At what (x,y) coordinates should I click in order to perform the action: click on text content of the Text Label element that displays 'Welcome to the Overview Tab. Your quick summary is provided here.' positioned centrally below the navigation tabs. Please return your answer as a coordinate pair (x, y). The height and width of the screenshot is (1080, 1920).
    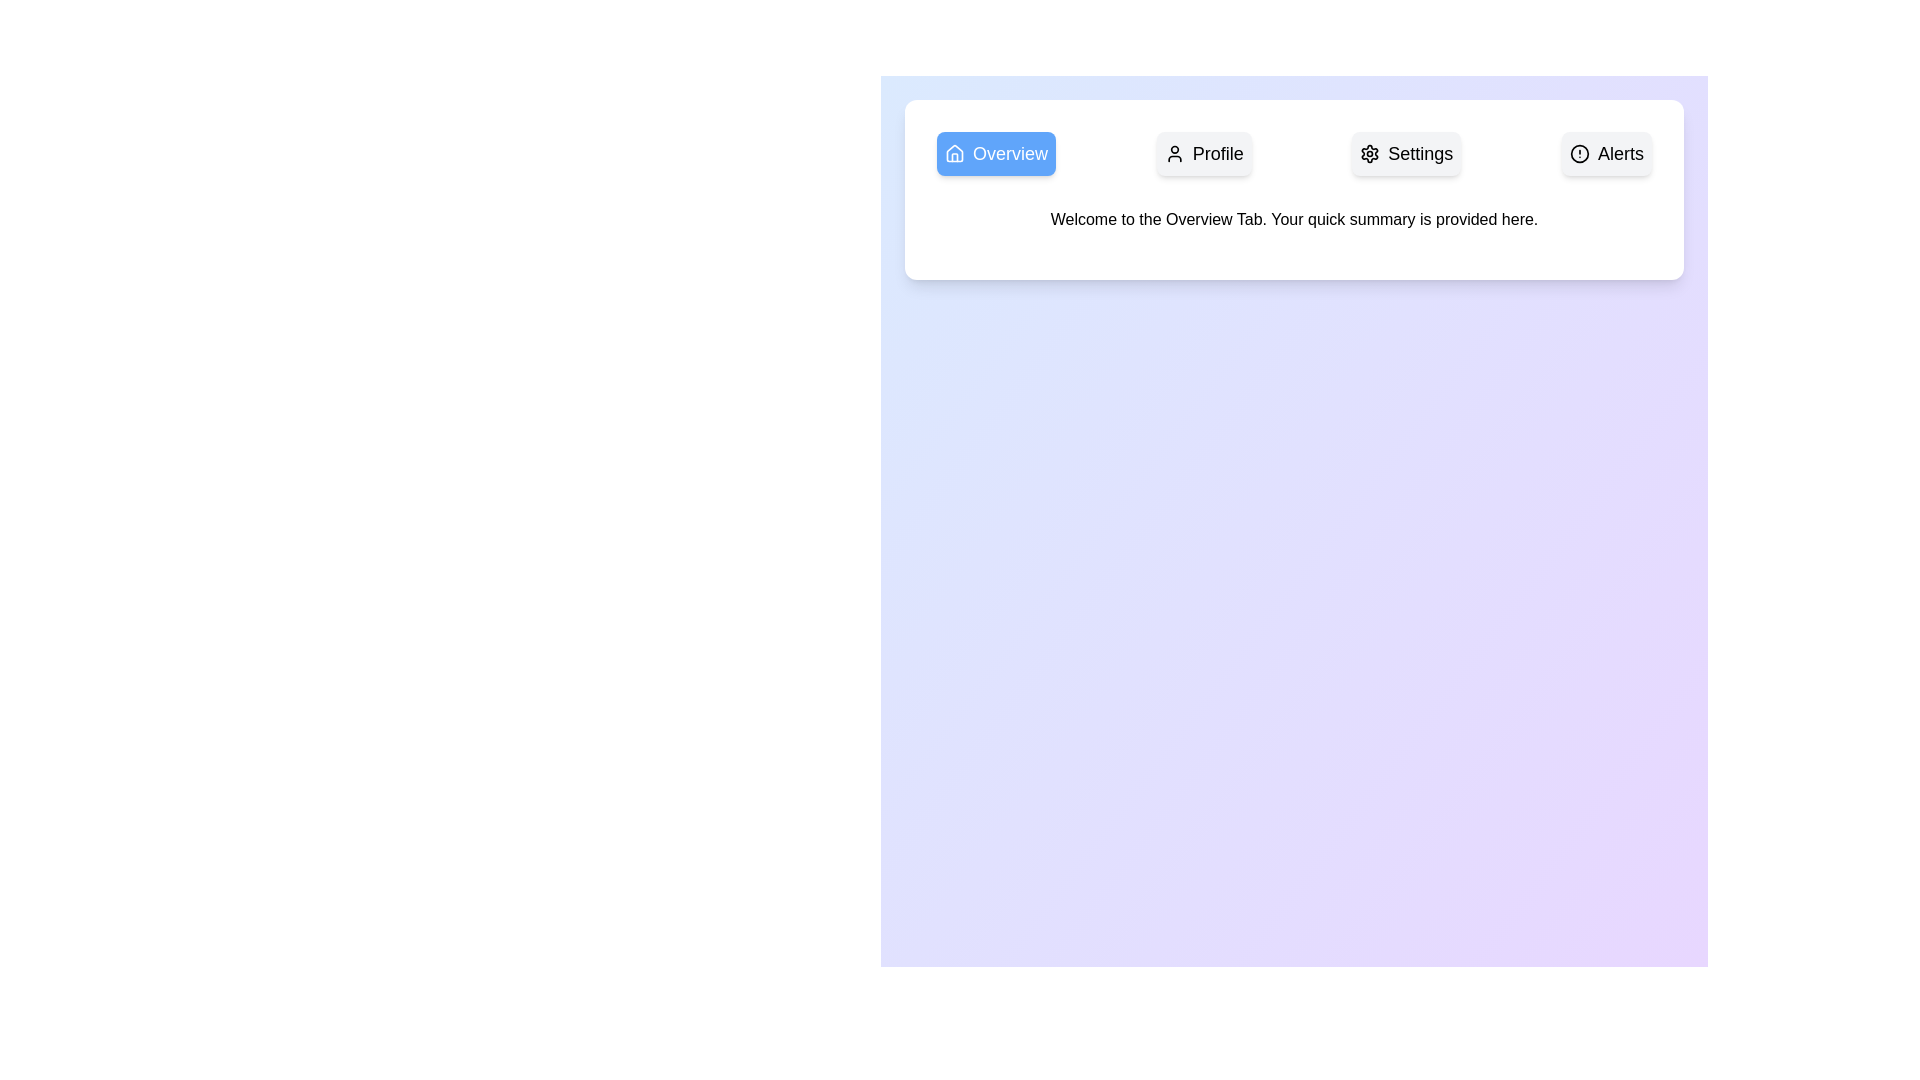
    Looking at the image, I should click on (1294, 219).